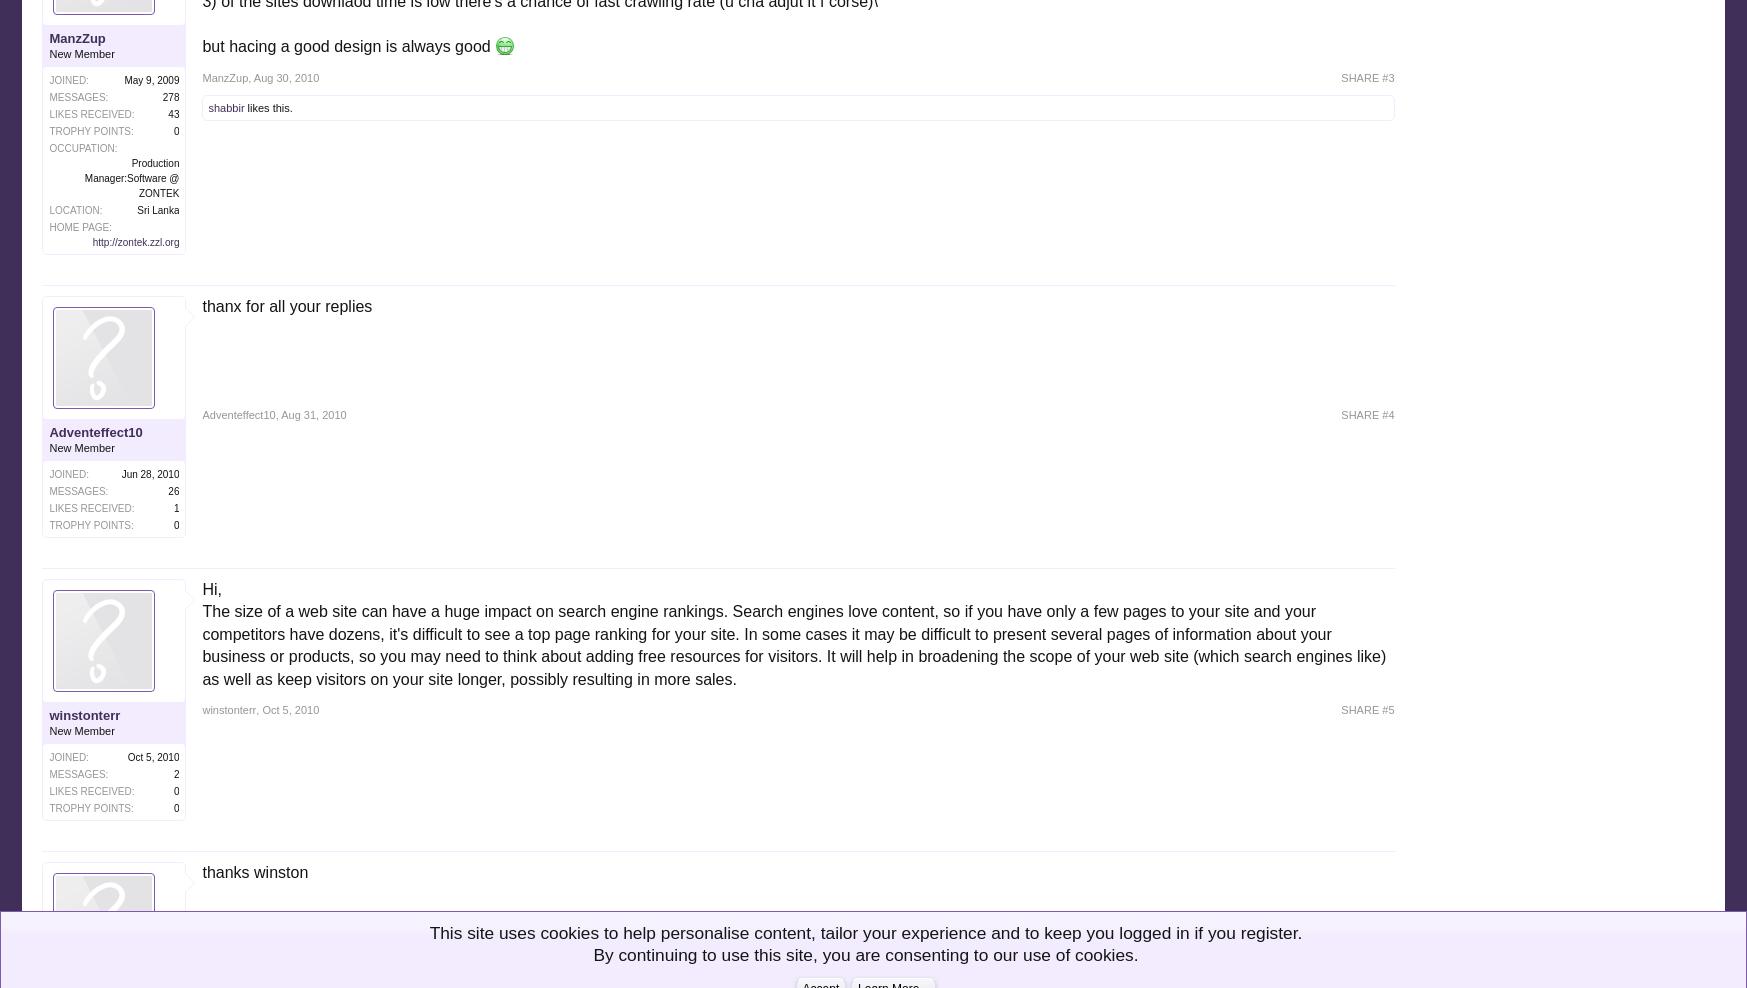  Describe the element at coordinates (347, 45) in the screenshot. I see `'but hacing a good design is always good'` at that location.